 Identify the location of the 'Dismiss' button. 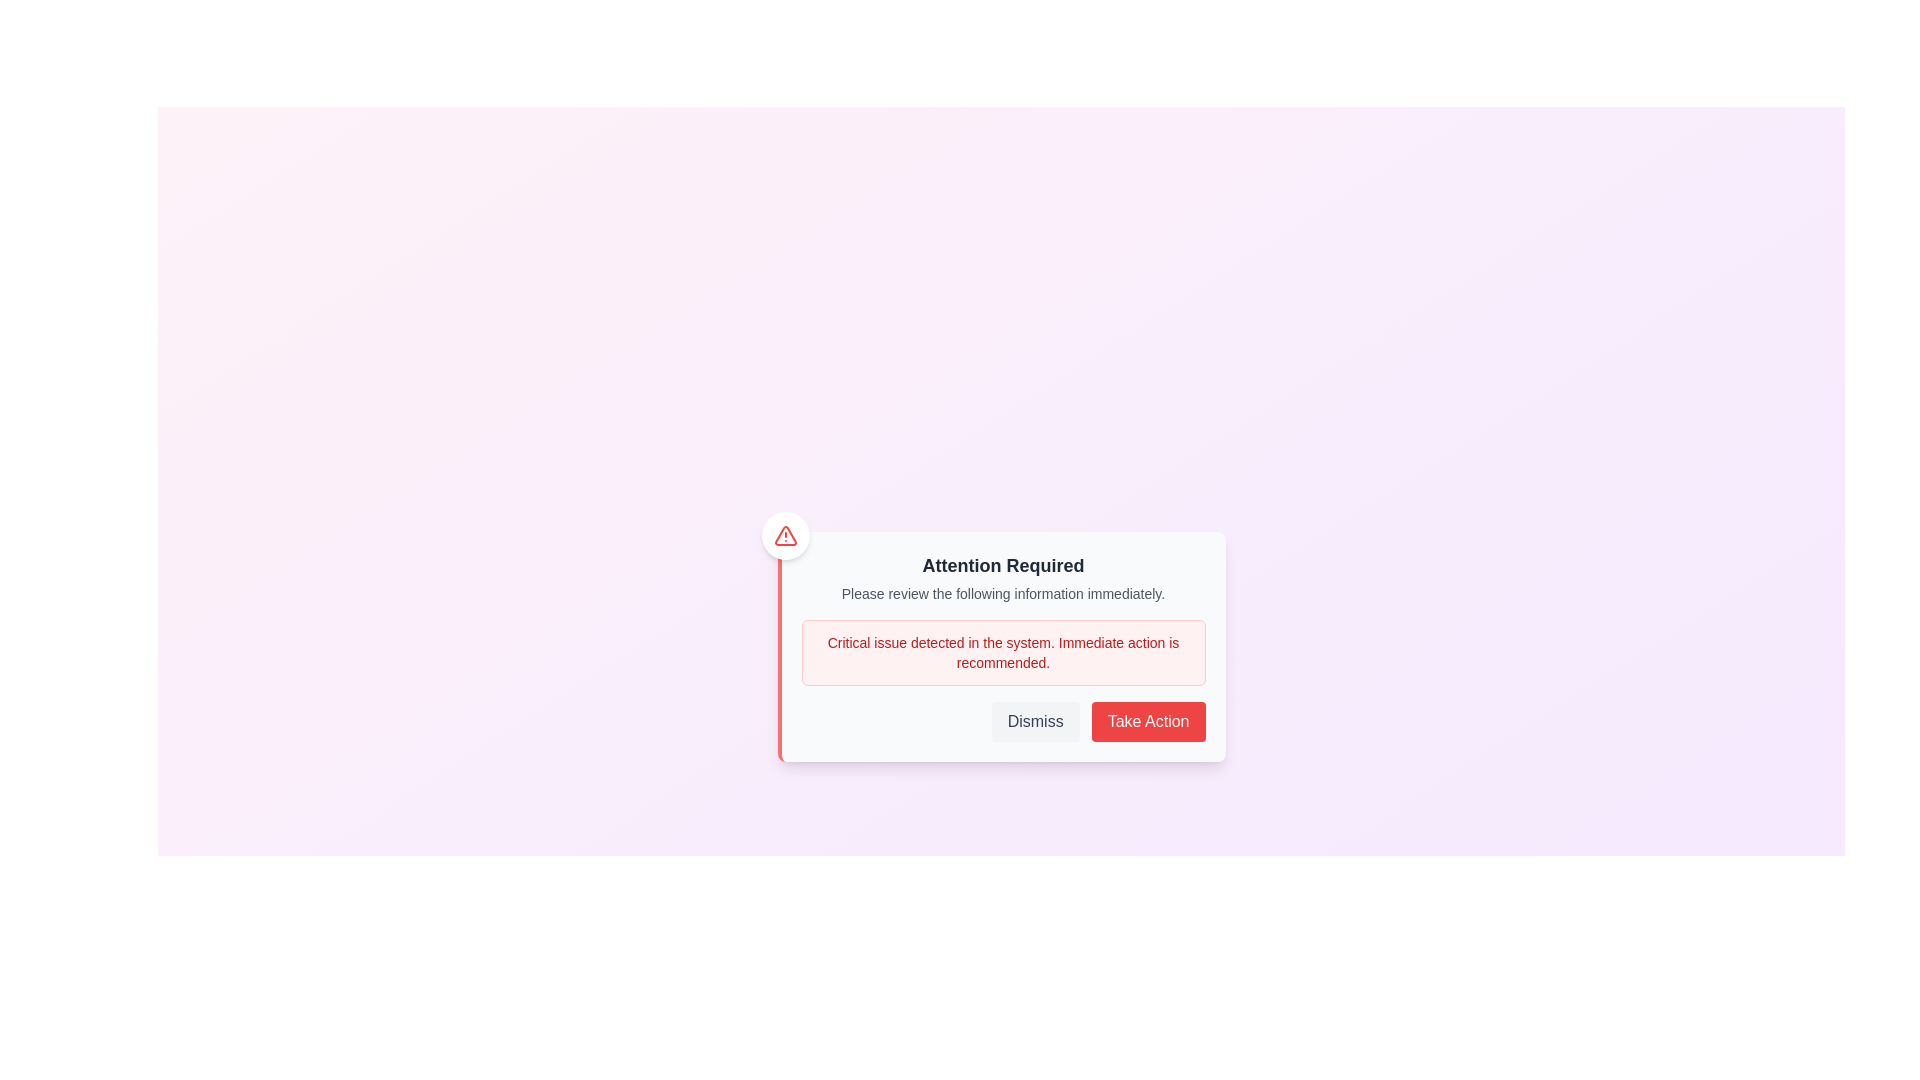
(1035, 721).